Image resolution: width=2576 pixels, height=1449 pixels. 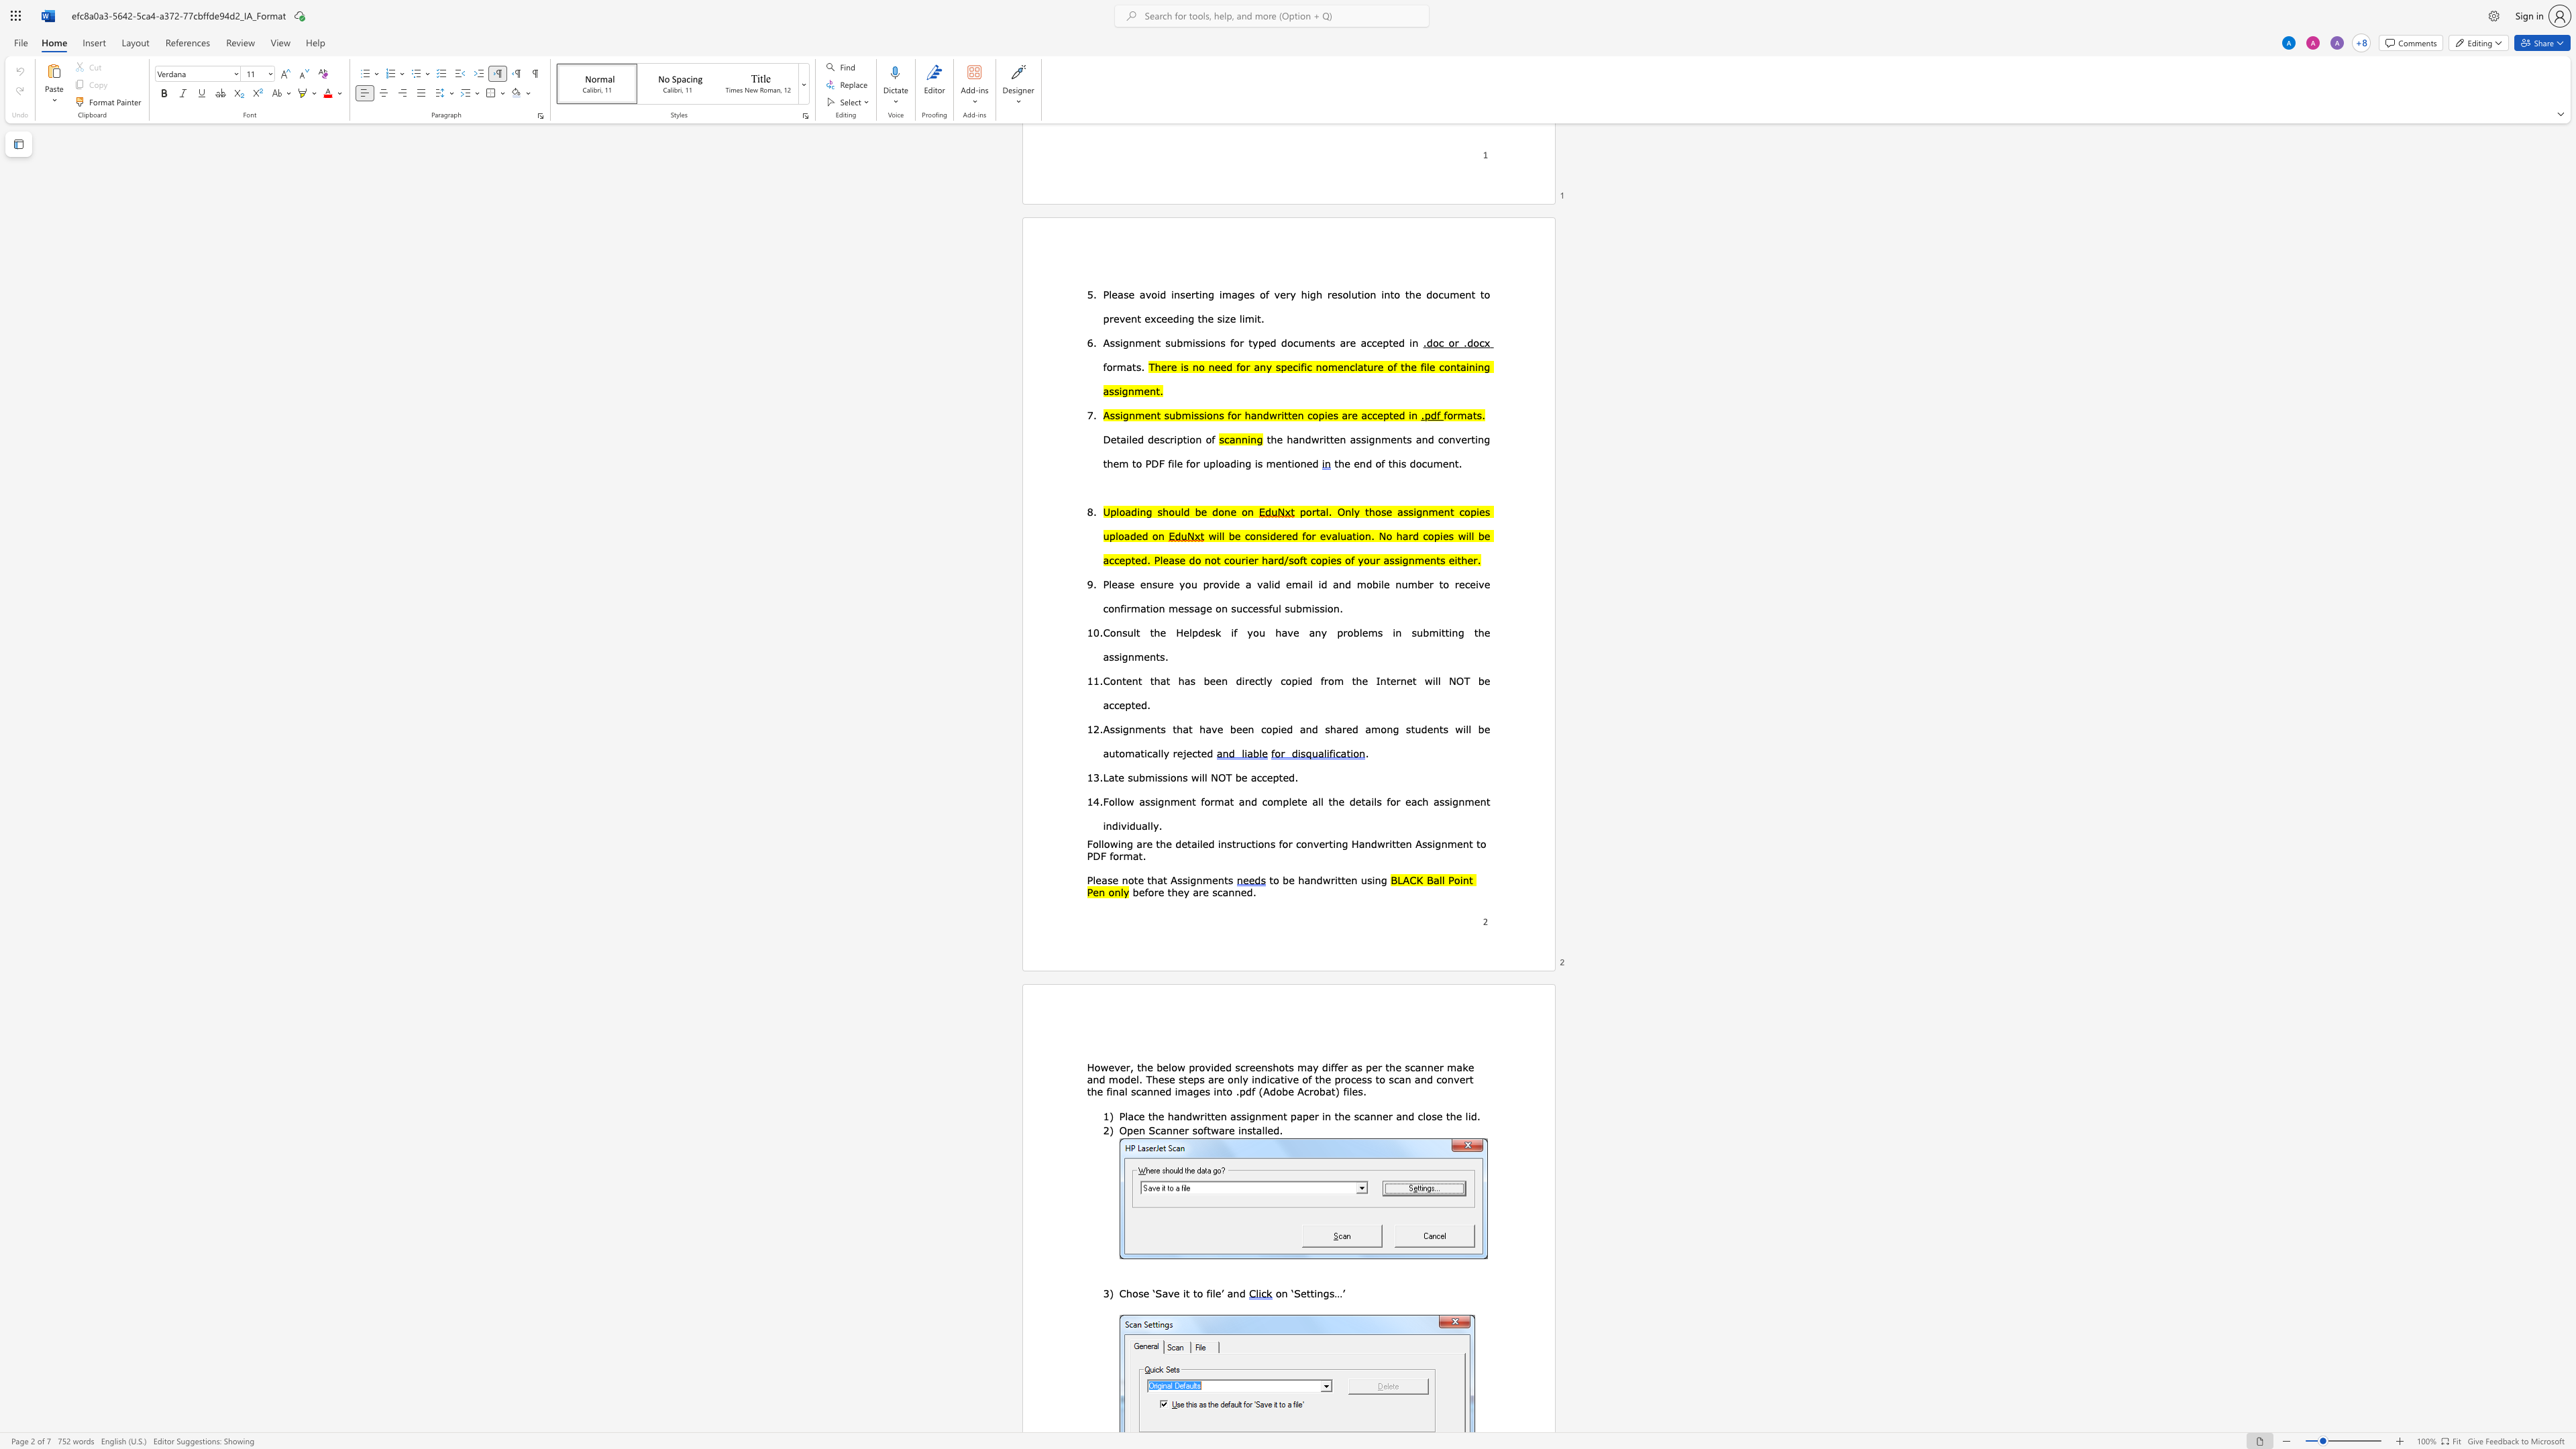 What do you see at coordinates (1134, 824) in the screenshot?
I see `the space between the continuous character "d" and "u" in the text` at bounding box center [1134, 824].